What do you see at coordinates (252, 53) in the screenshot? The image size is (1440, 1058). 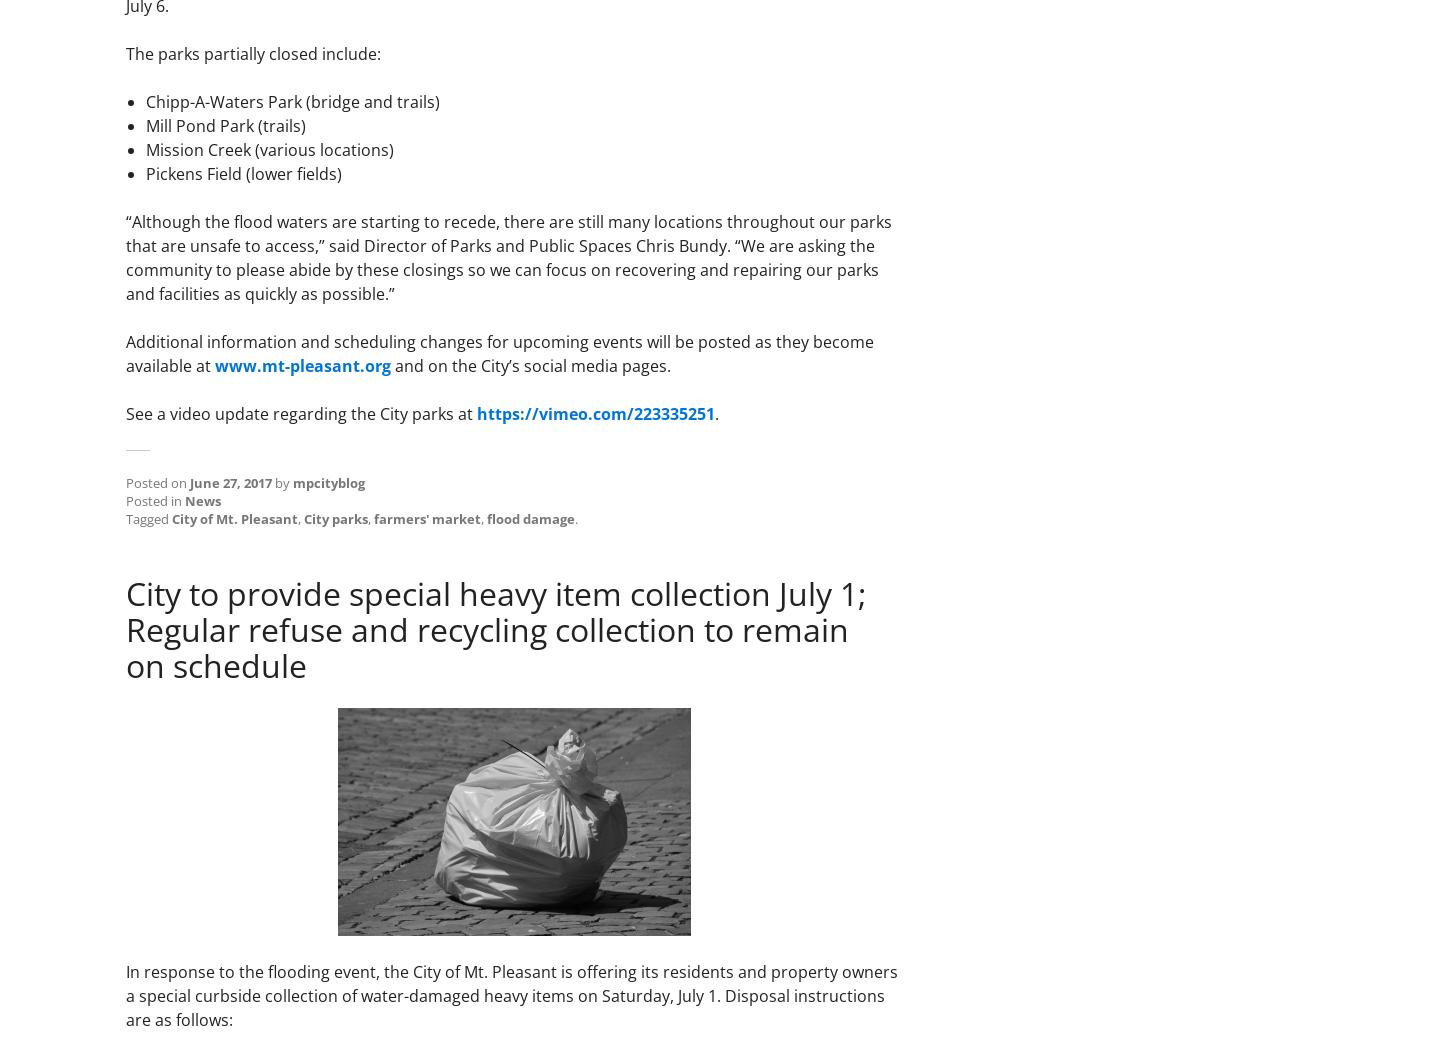 I see `'The parks partially closed include:'` at bounding box center [252, 53].